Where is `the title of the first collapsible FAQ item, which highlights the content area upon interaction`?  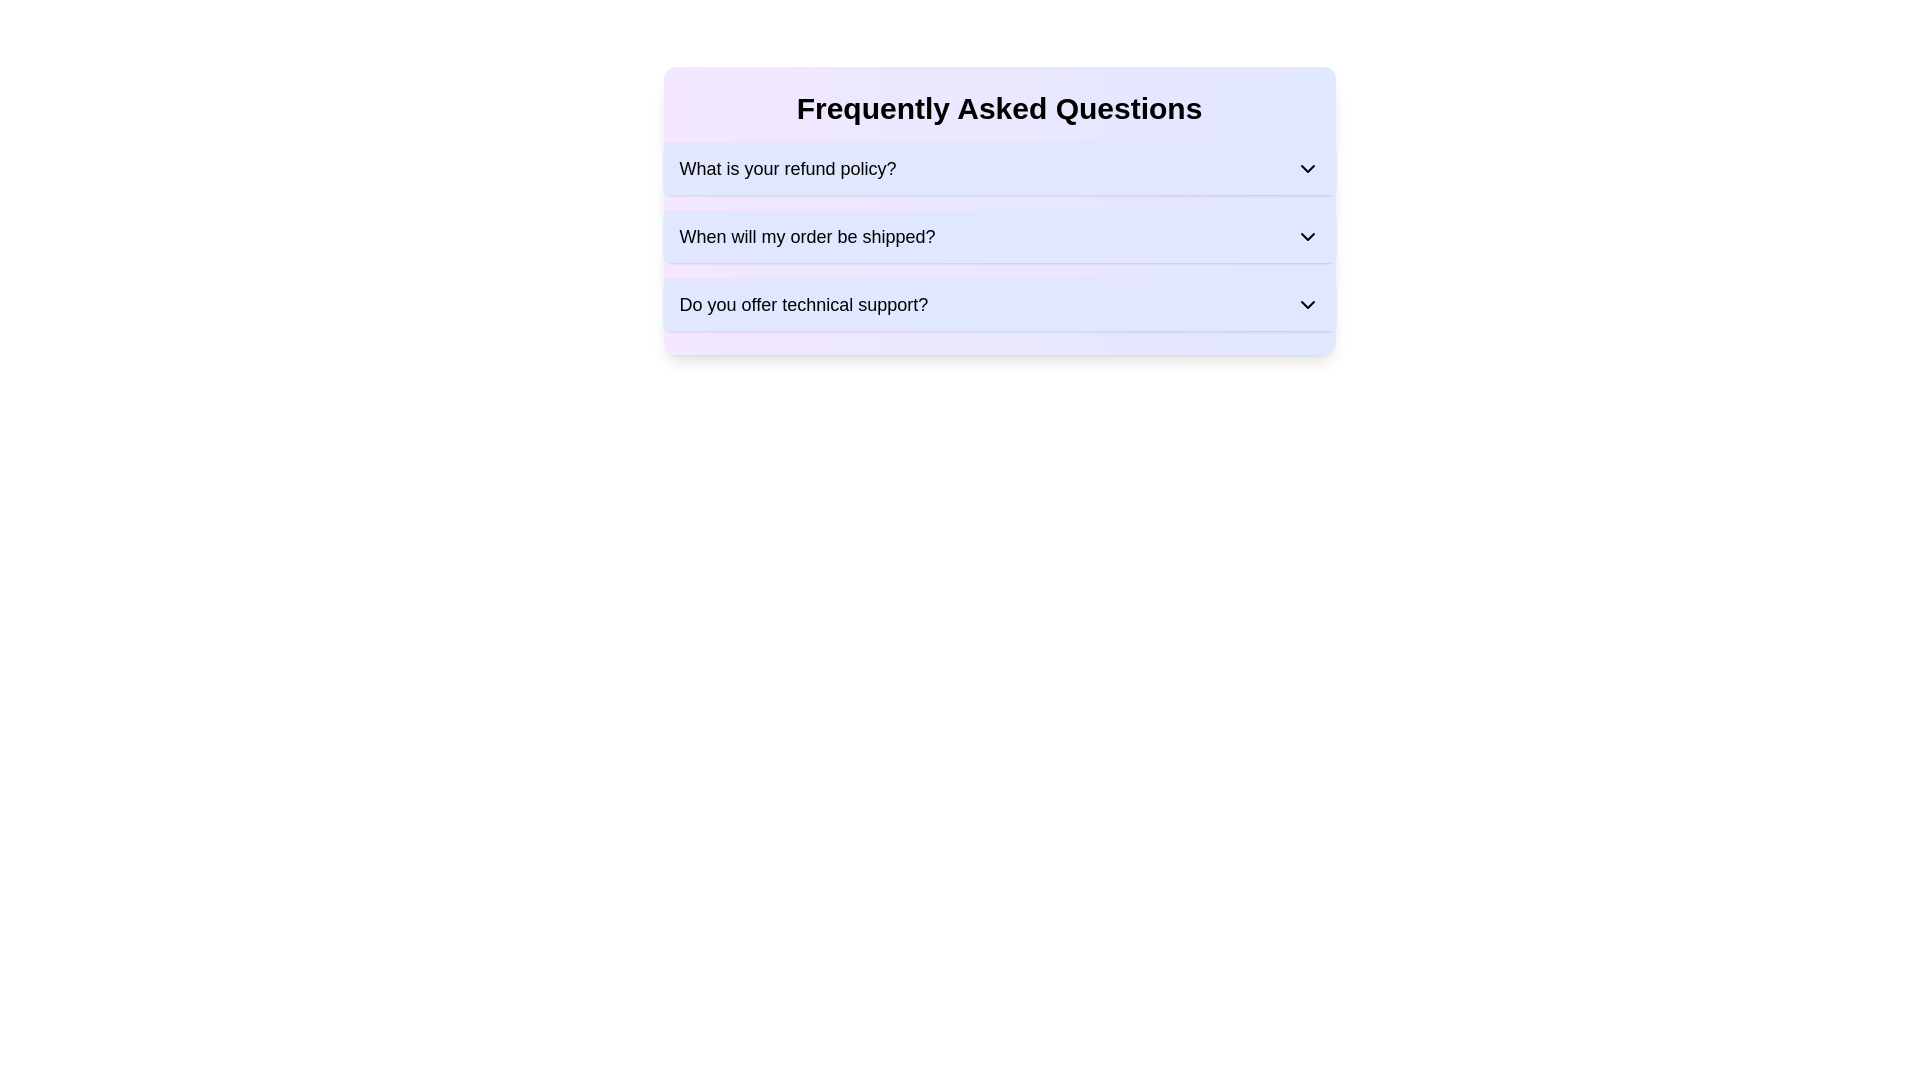
the title of the first collapsible FAQ item, which highlights the content area upon interaction is located at coordinates (786, 168).